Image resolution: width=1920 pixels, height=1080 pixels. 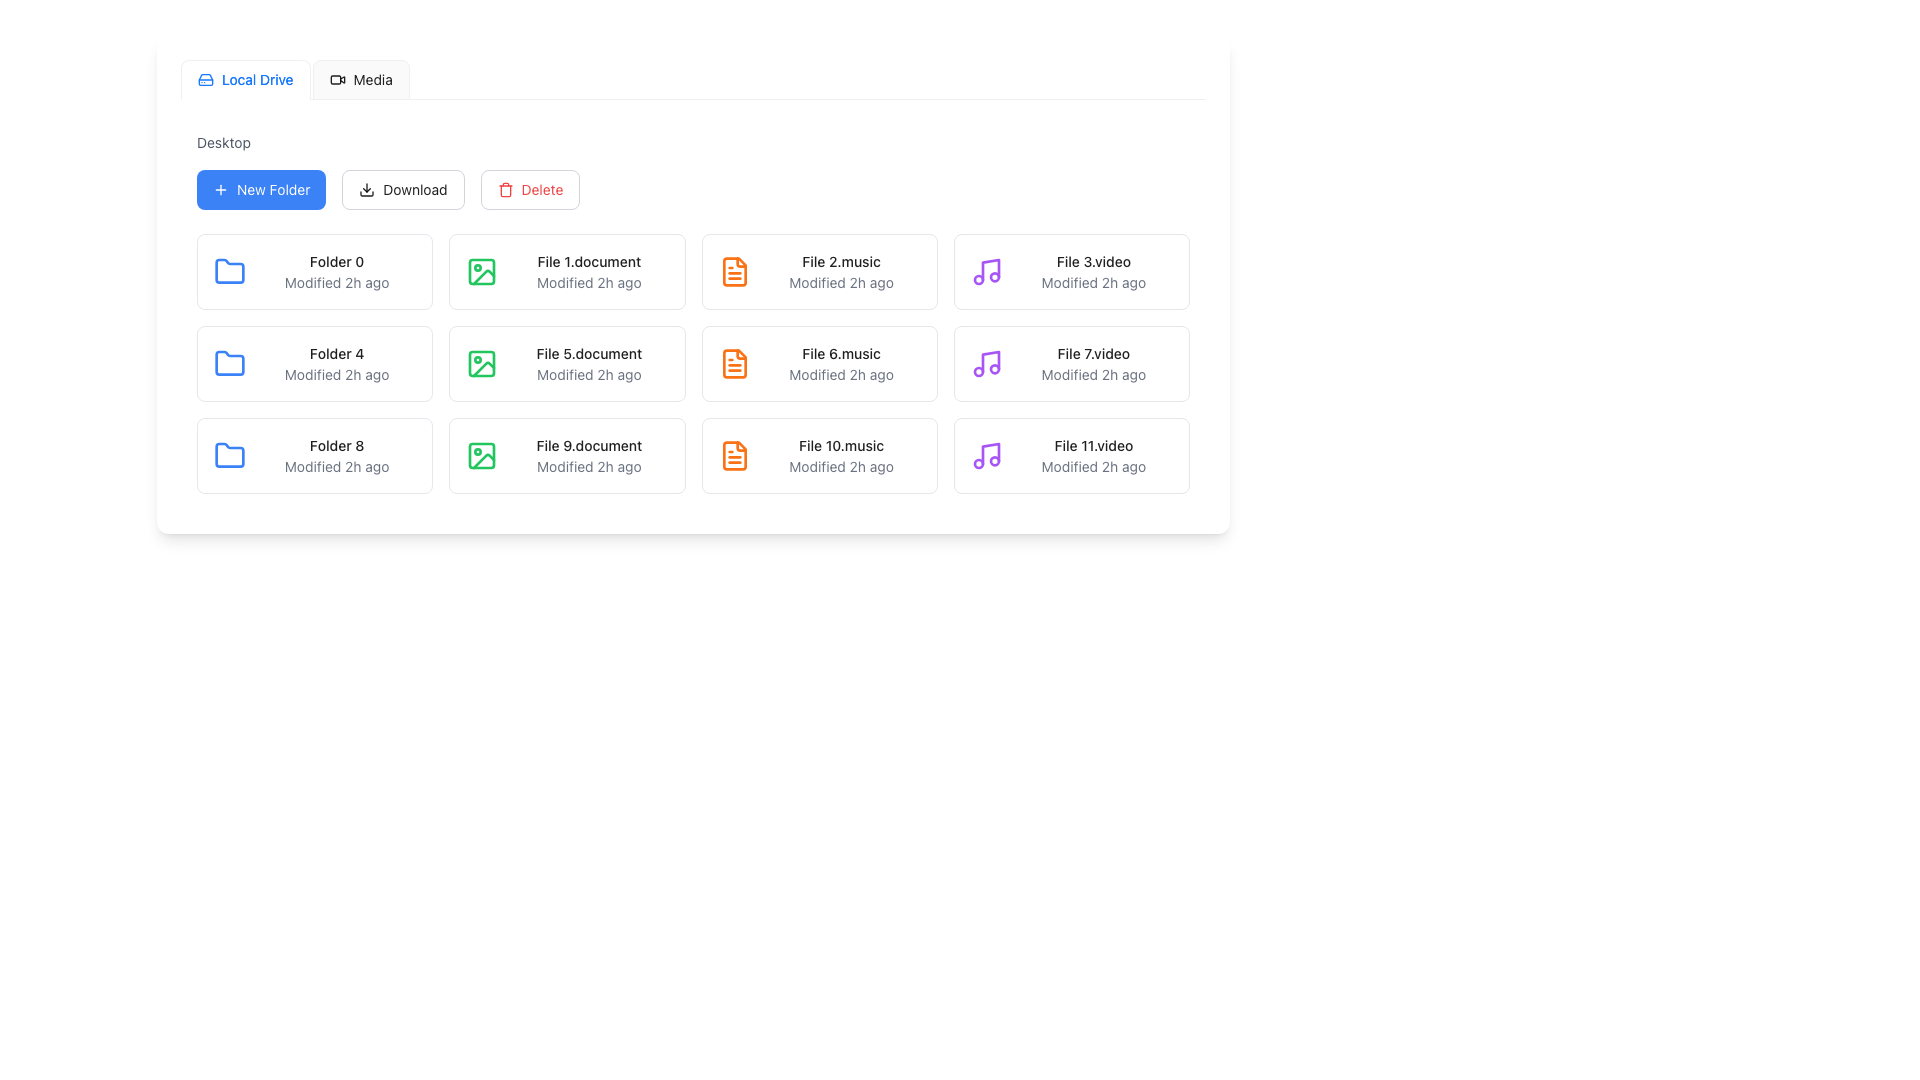 What do you see at coordinates (733, 363) in the screenshot?
I see `the orange document icon representing 'File 6.music' in the second row, third column under the 'Desktop' section` at bounding box center [733, 363].